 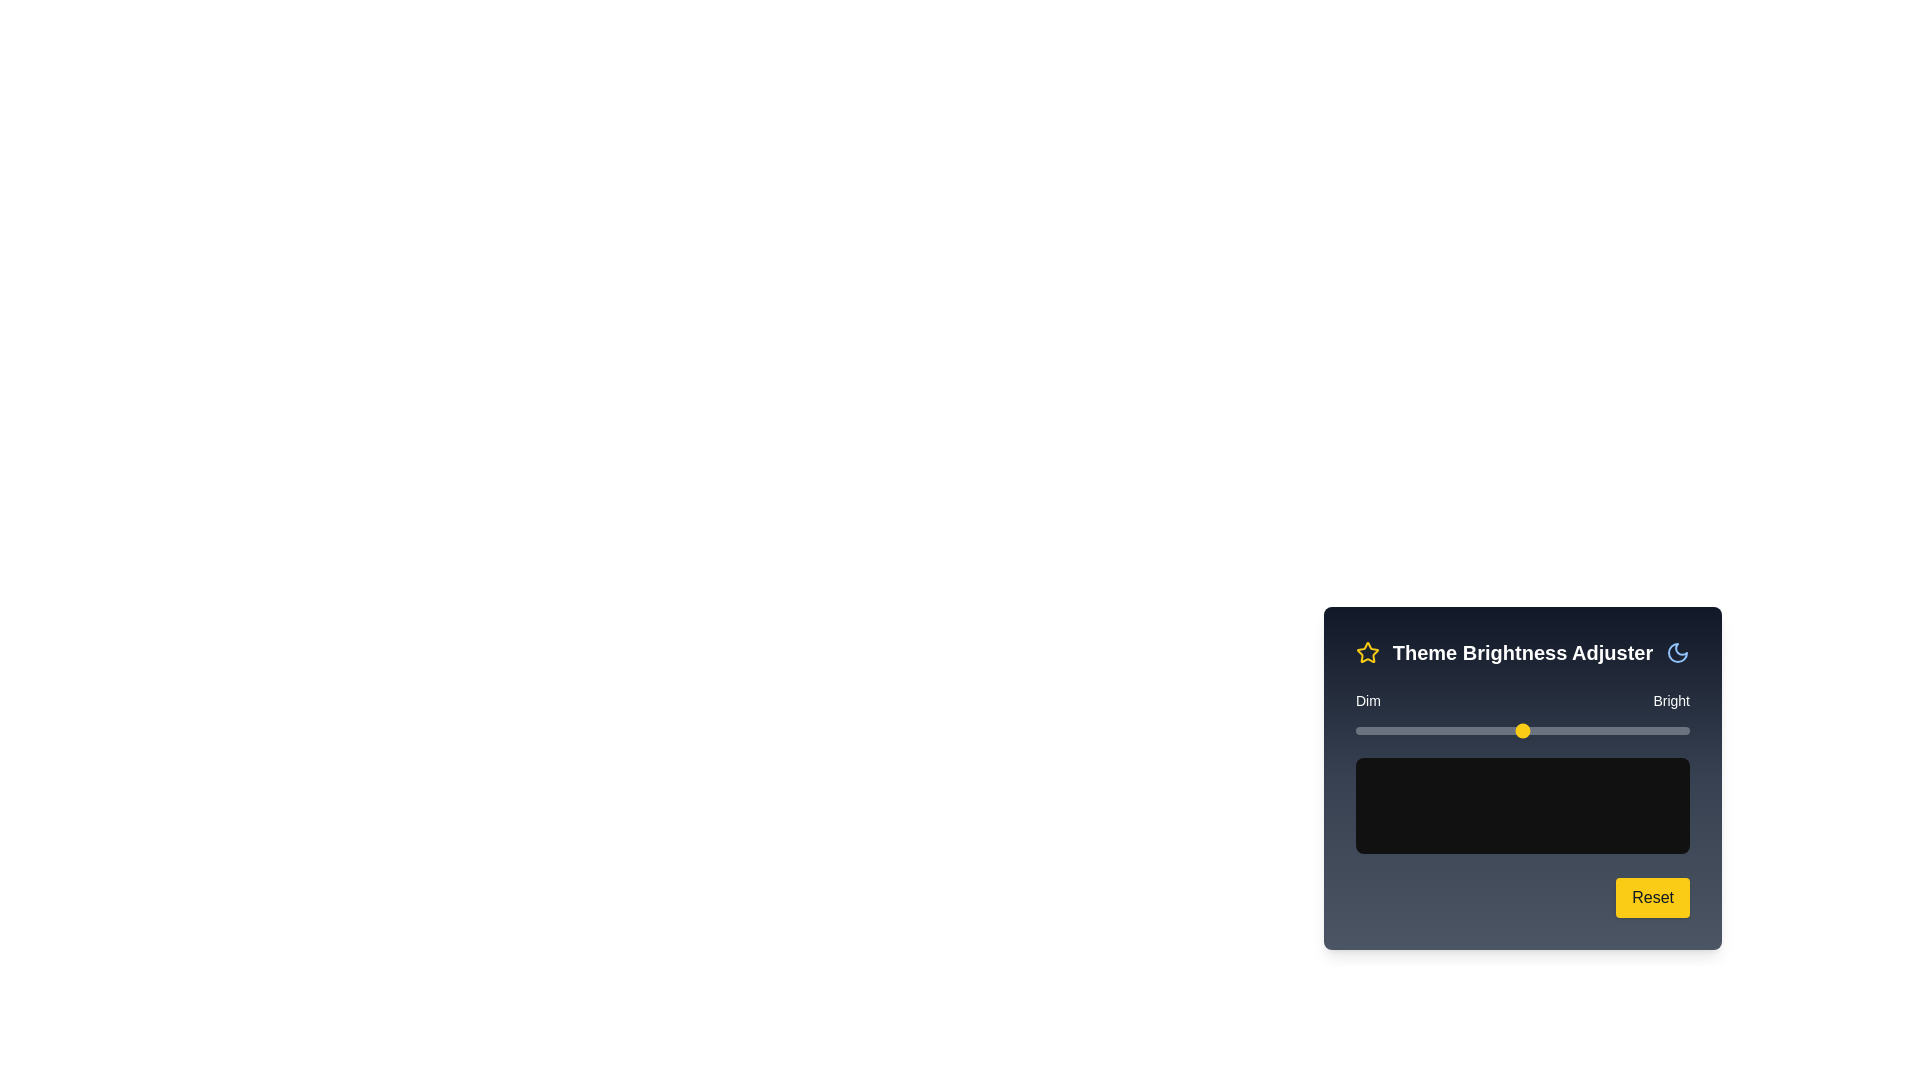 What do you see at coordinates (1519, 731) in the screenshot?
I see `the brightness slider to 49% and observe the preview area` at bounding box center [1519, 731].